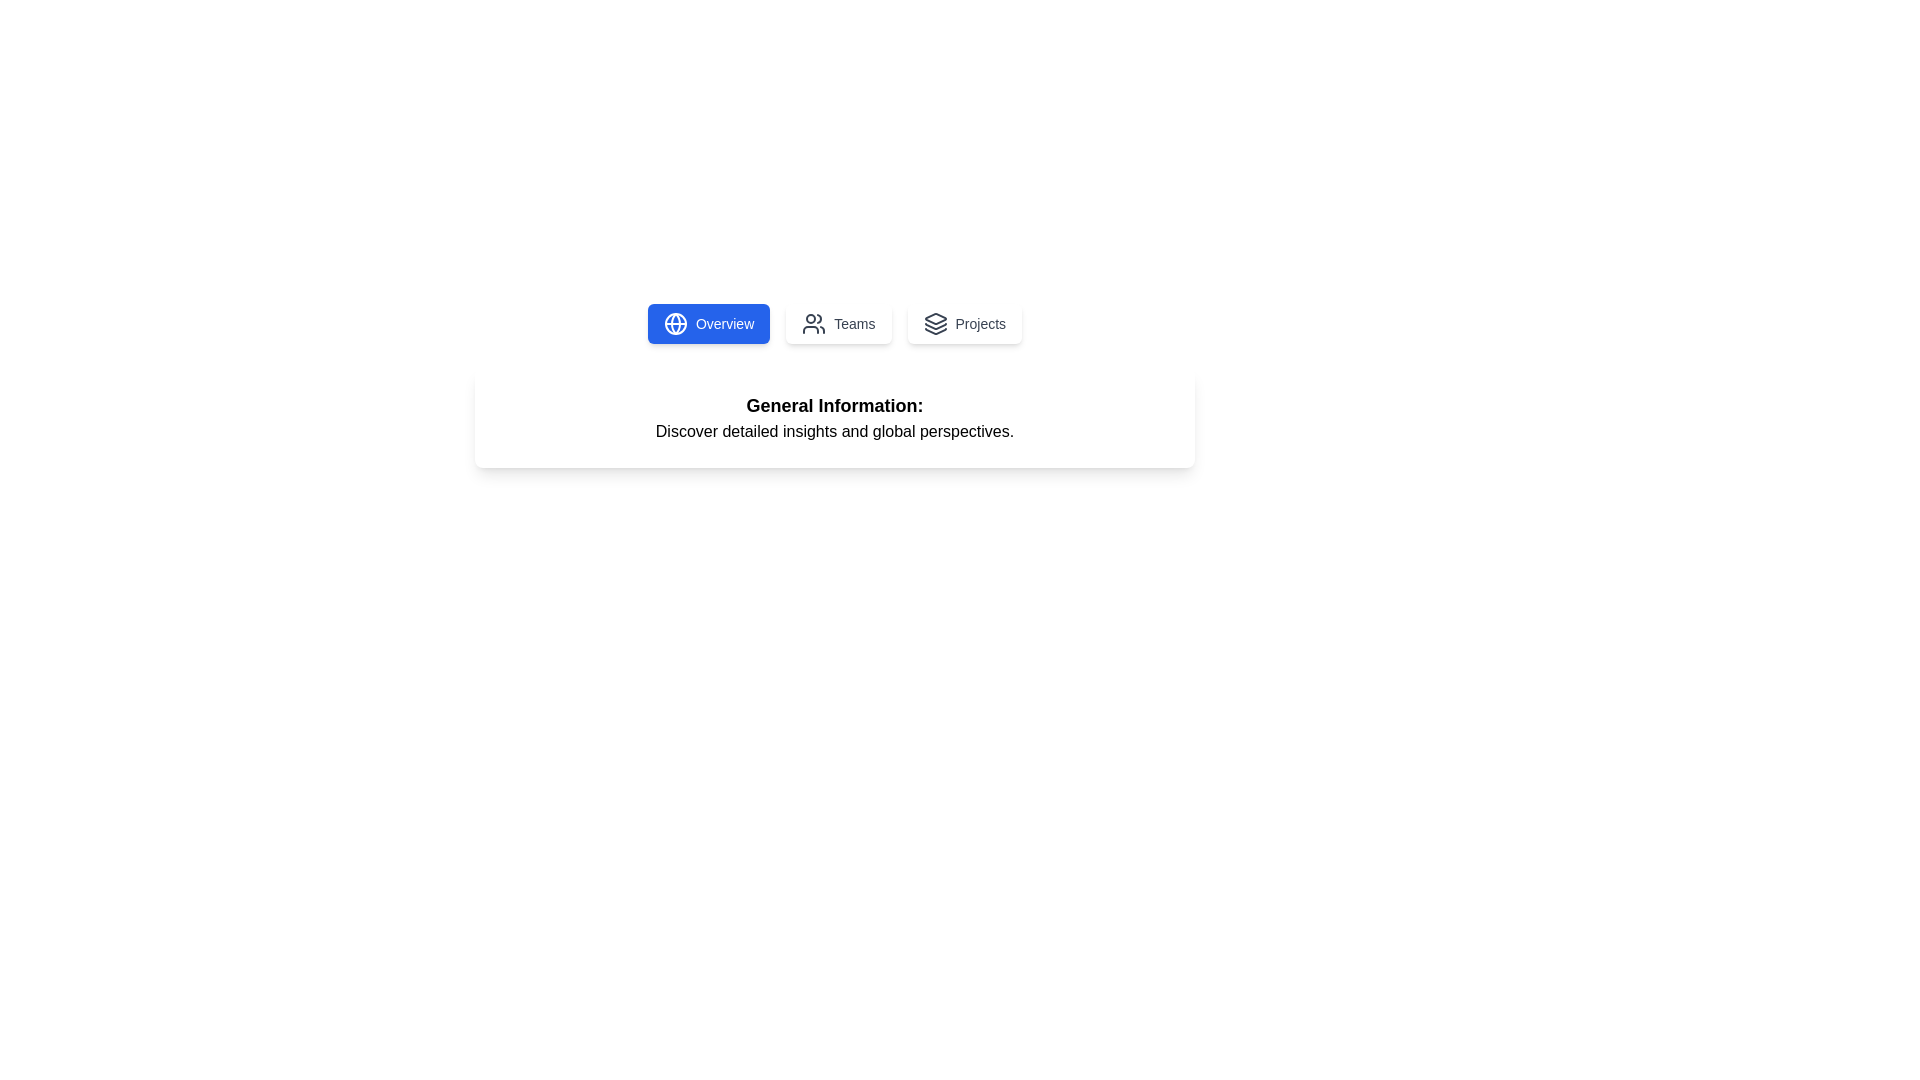 The width and height of the screenshot is (1920, 1080). I want to click on label of the text component displaying 'Overview' that is located inside the first button-like structure on the left, which has a blue background and white text, so click(724, 323).